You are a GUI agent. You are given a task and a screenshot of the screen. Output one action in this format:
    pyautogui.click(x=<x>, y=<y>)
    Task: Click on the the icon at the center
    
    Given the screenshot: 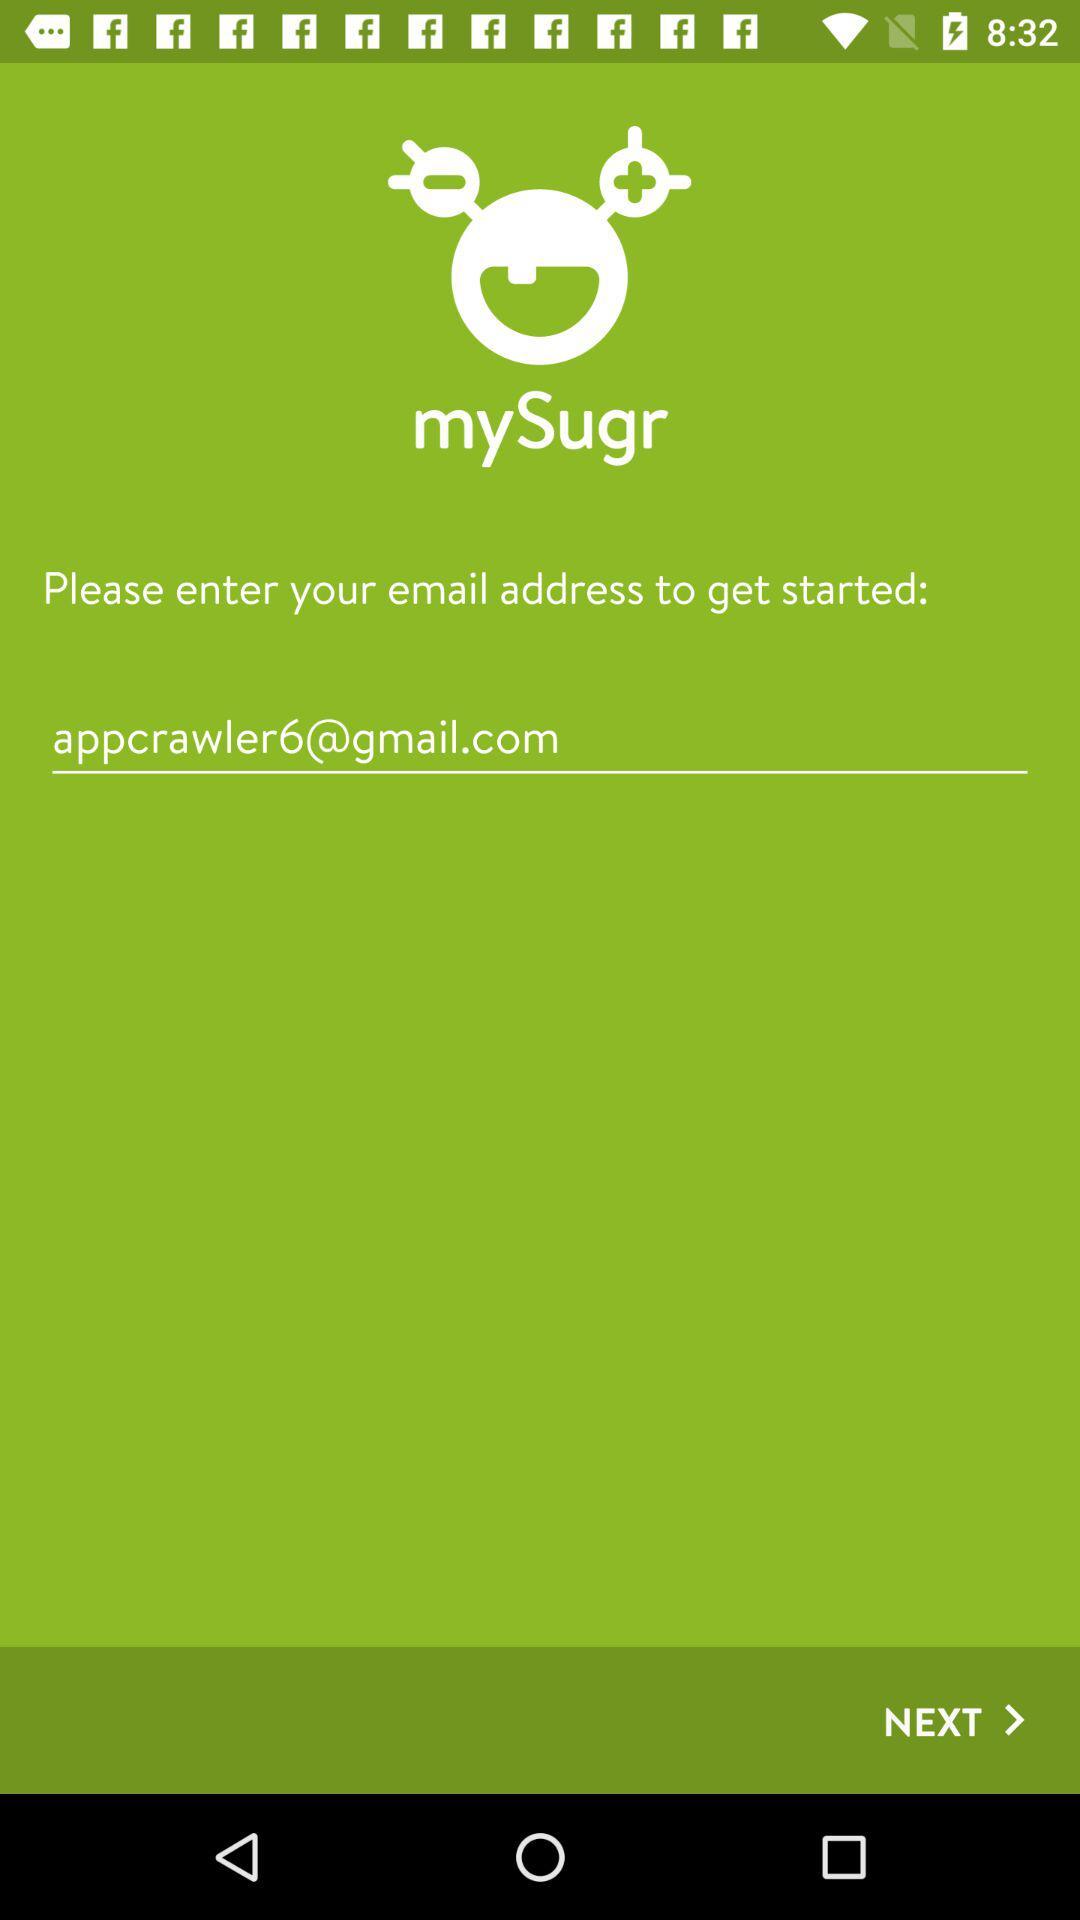 What is the action you would take?
    pyautogui.click(x=540, y=734)
    